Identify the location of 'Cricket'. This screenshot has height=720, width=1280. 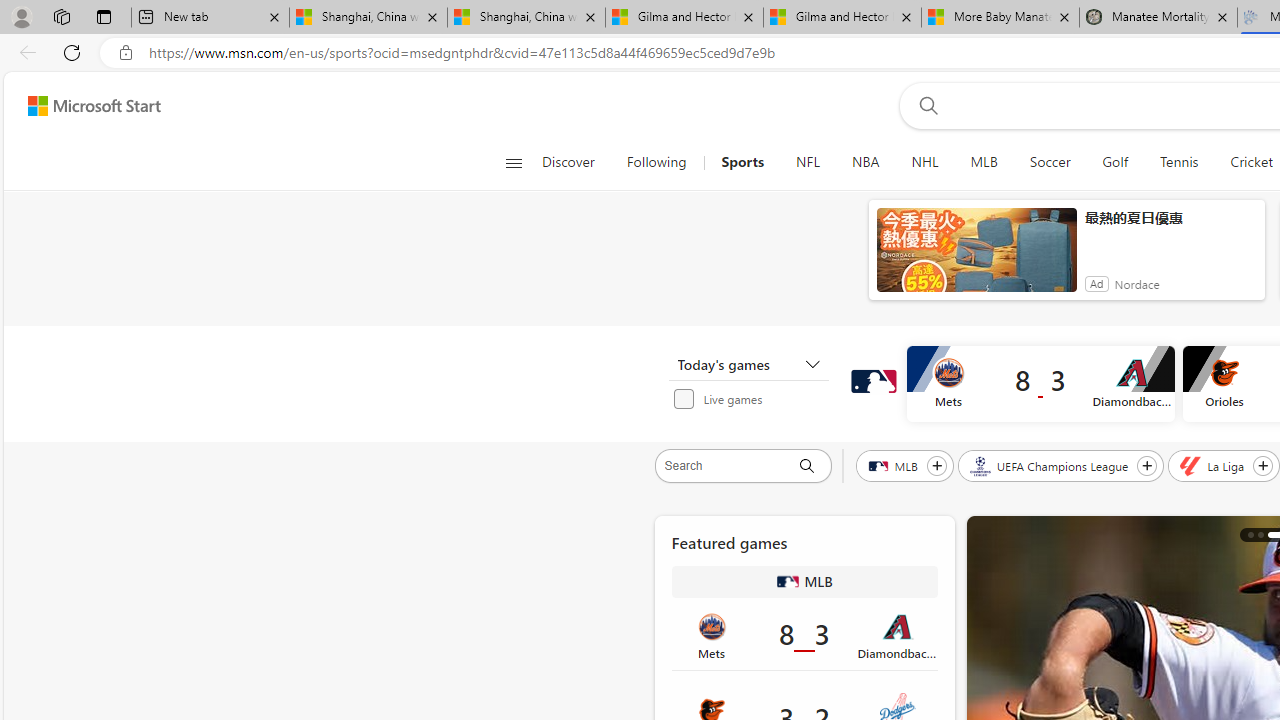
(1250, 162).